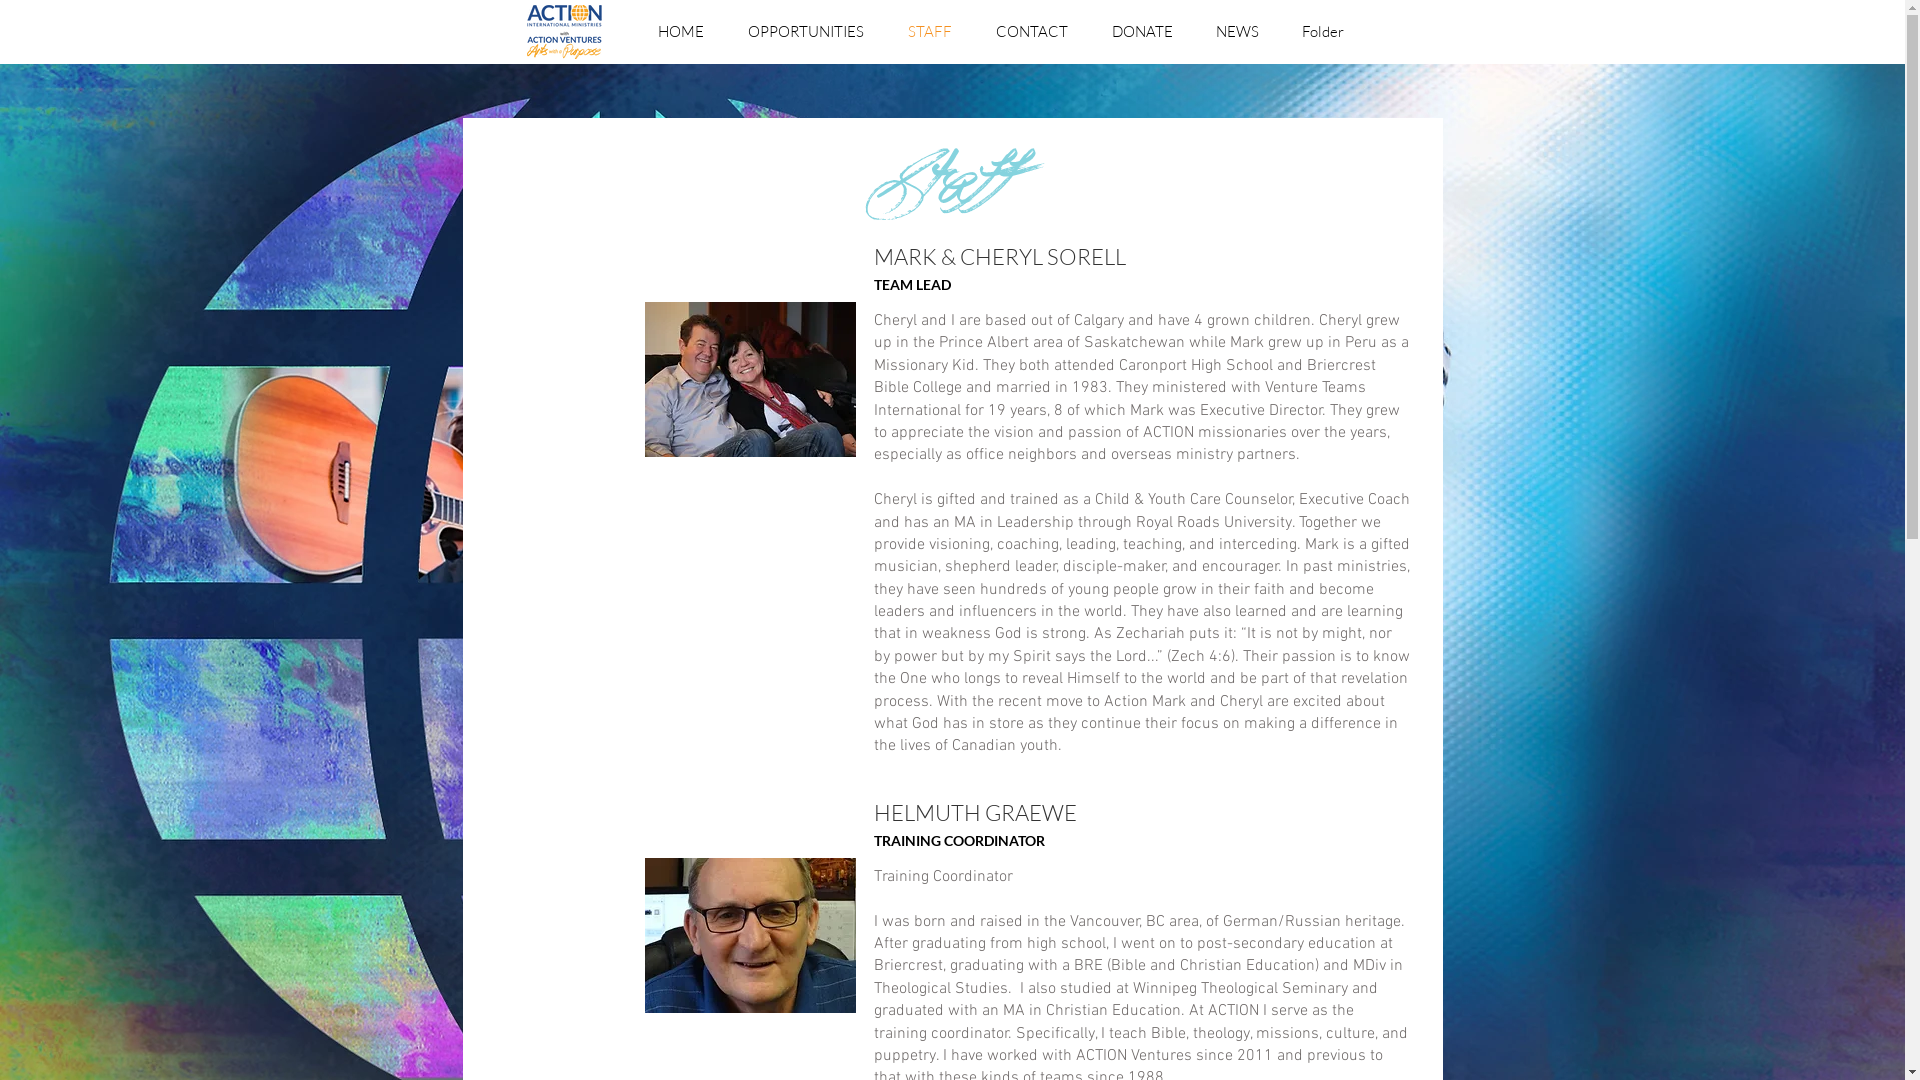 This screenshot has height=1080, width=1920. I want to click on 'DONATE', so click(1142, 31).